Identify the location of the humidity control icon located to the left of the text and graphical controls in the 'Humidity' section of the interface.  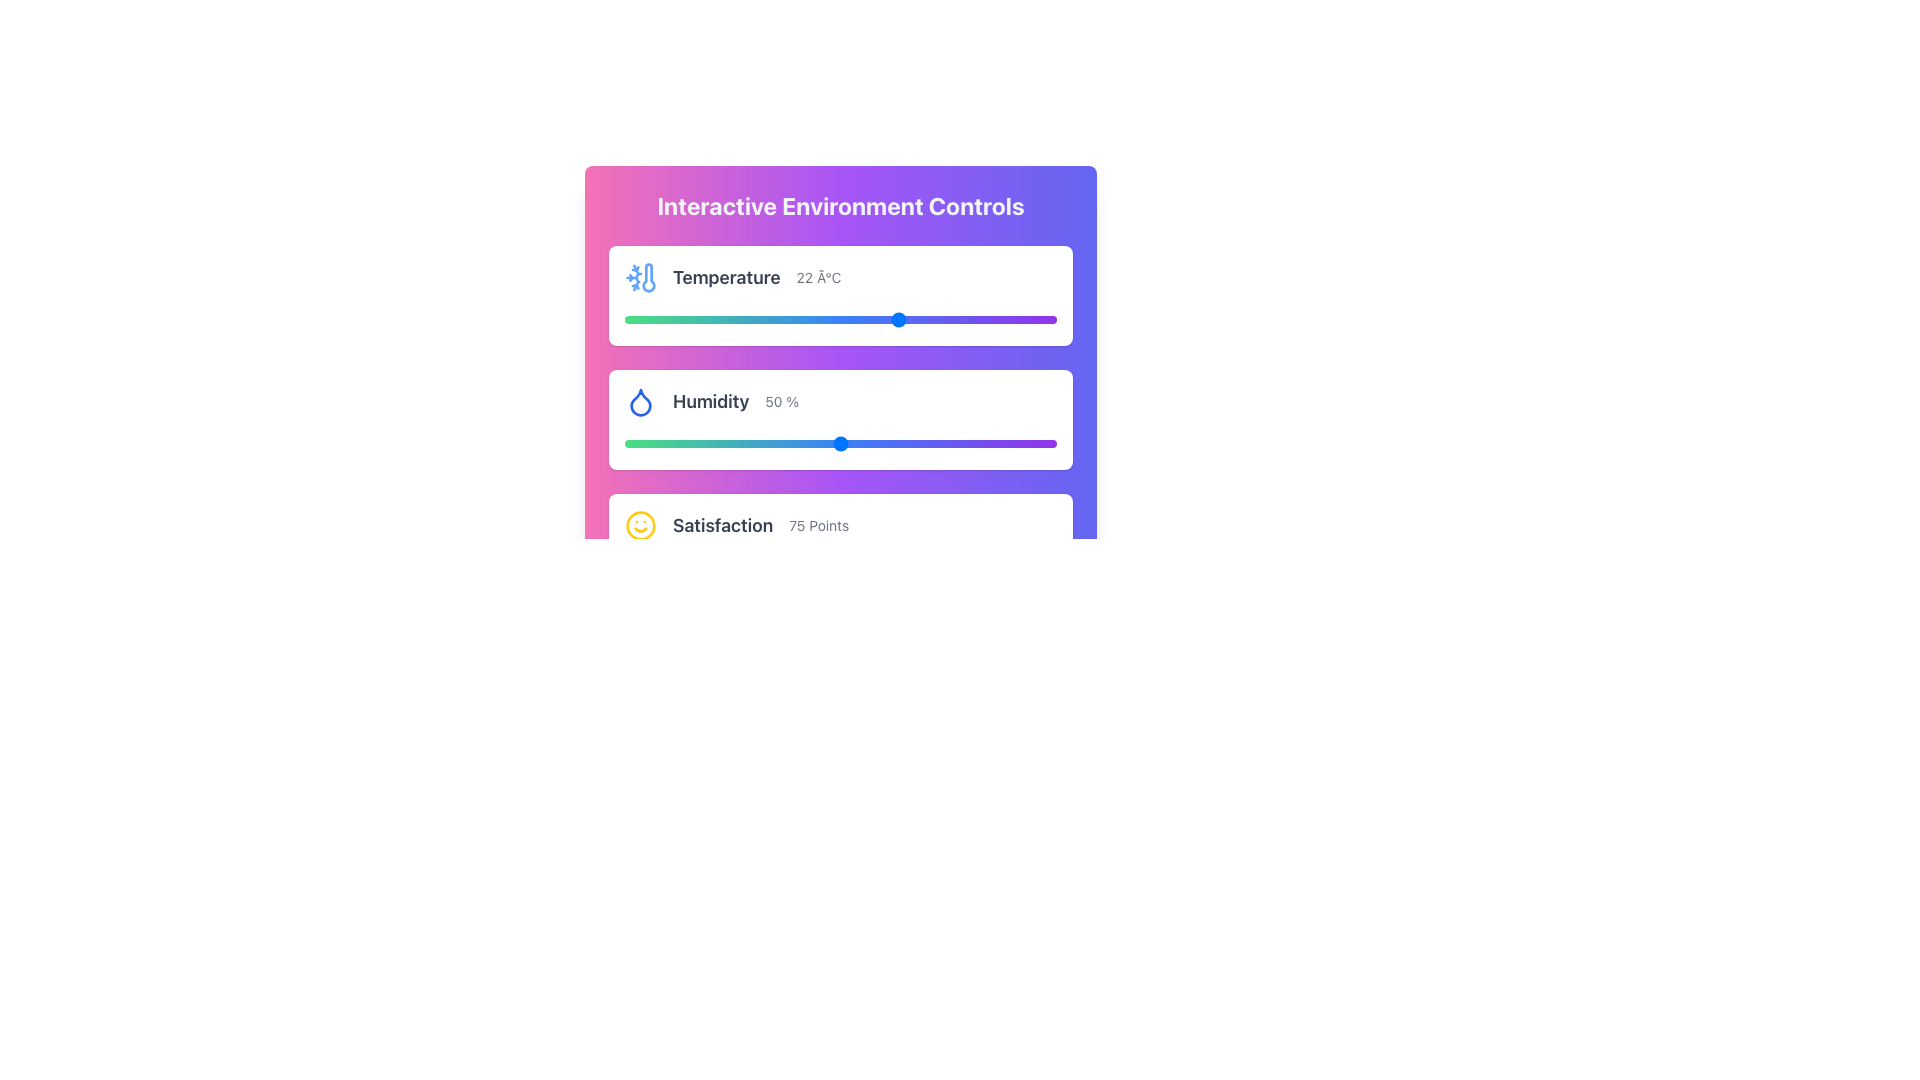
(641, 401).